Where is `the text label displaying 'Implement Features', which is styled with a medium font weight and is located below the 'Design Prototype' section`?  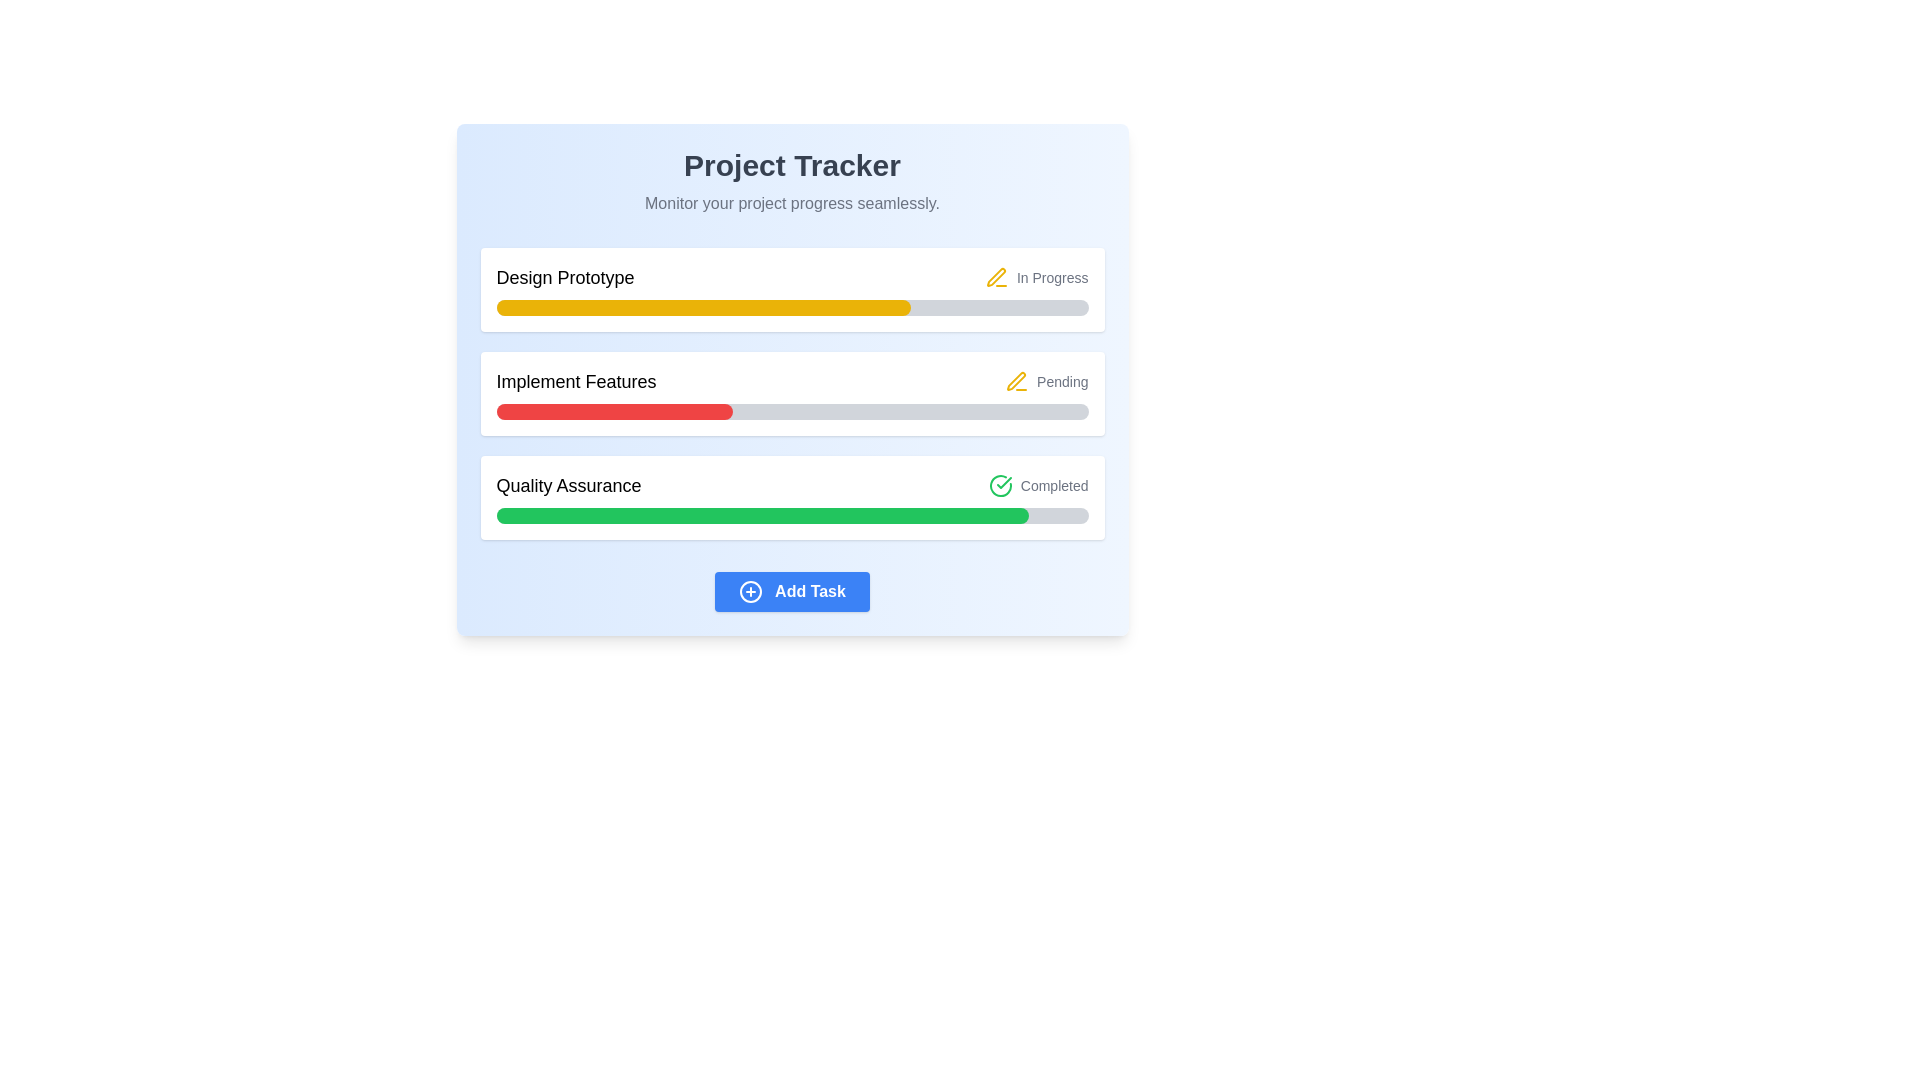
the text label displaying 'Implement Features', which is styled with a medium font weight and is located below the 'Design Prototype' section is located at coordinates (575, 381).